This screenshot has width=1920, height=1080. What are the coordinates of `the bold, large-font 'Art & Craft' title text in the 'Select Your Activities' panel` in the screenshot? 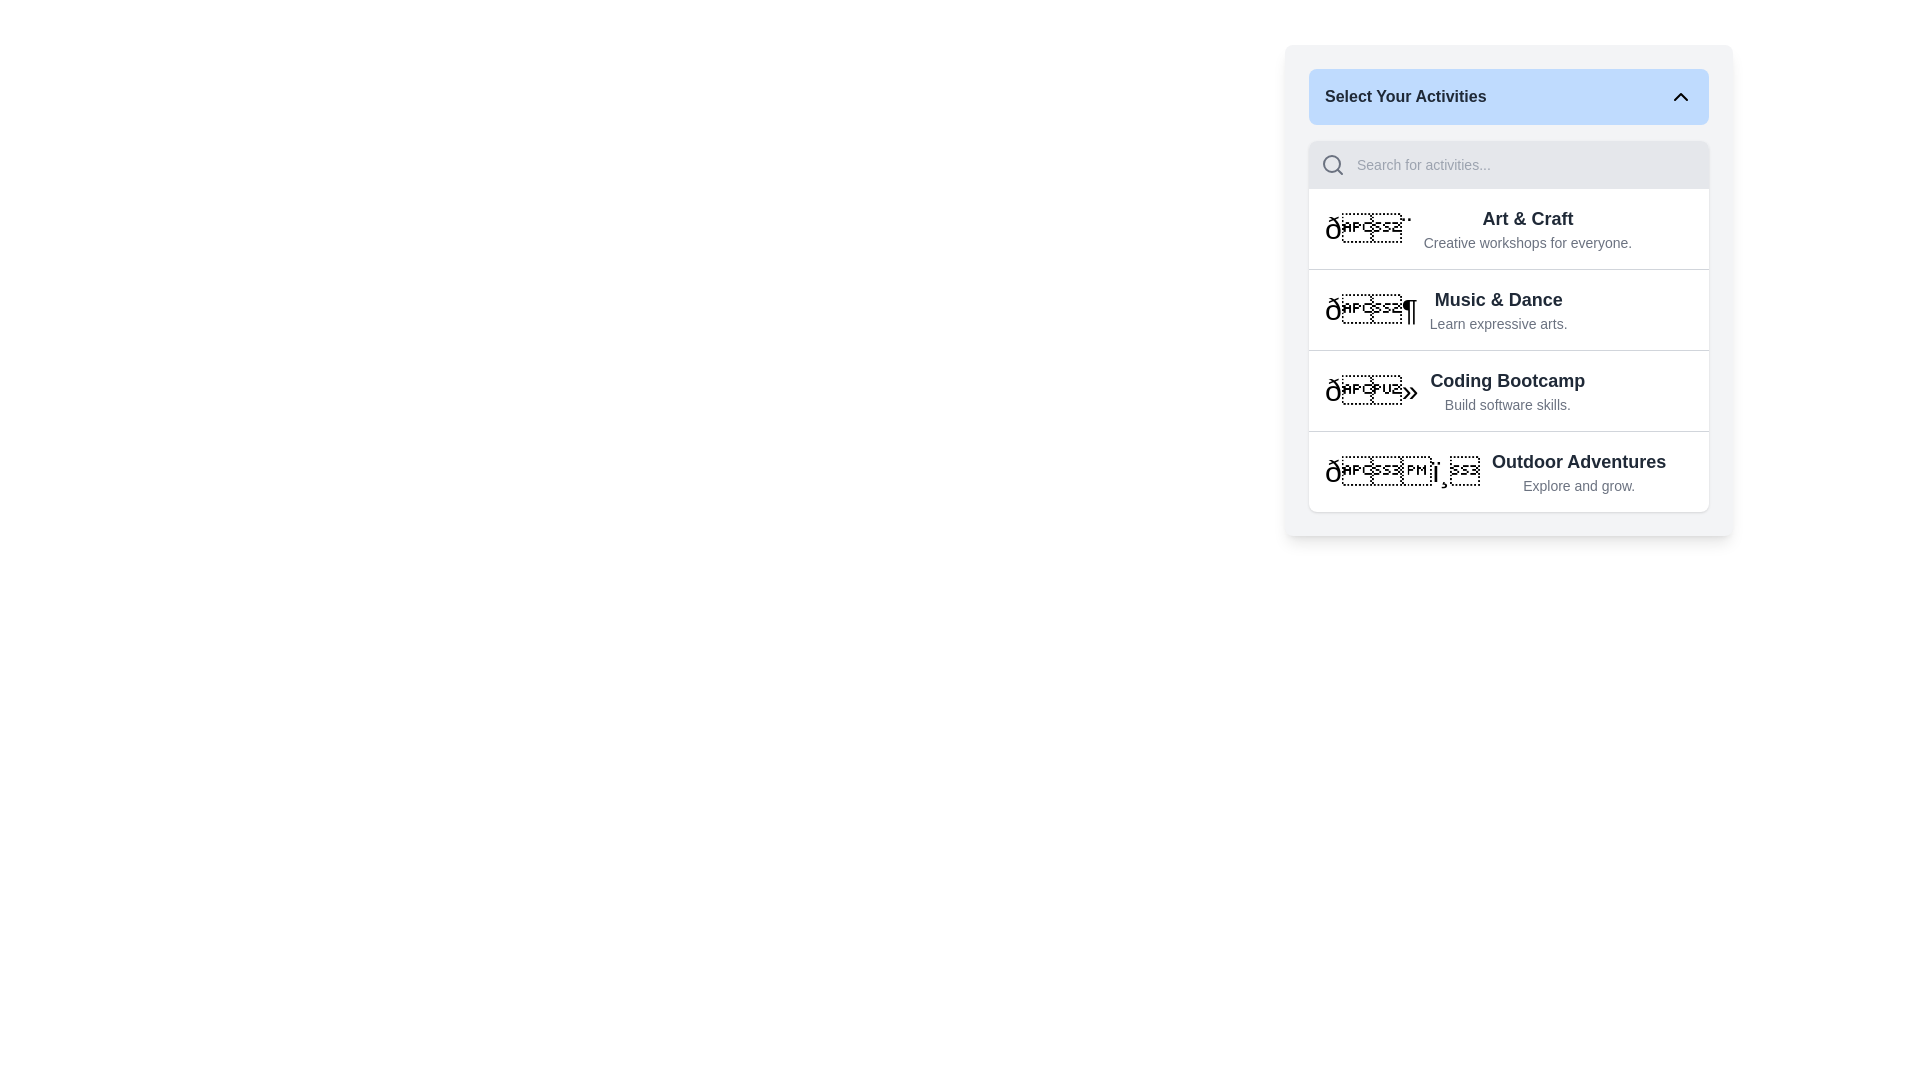 It's located at (1526, 219).